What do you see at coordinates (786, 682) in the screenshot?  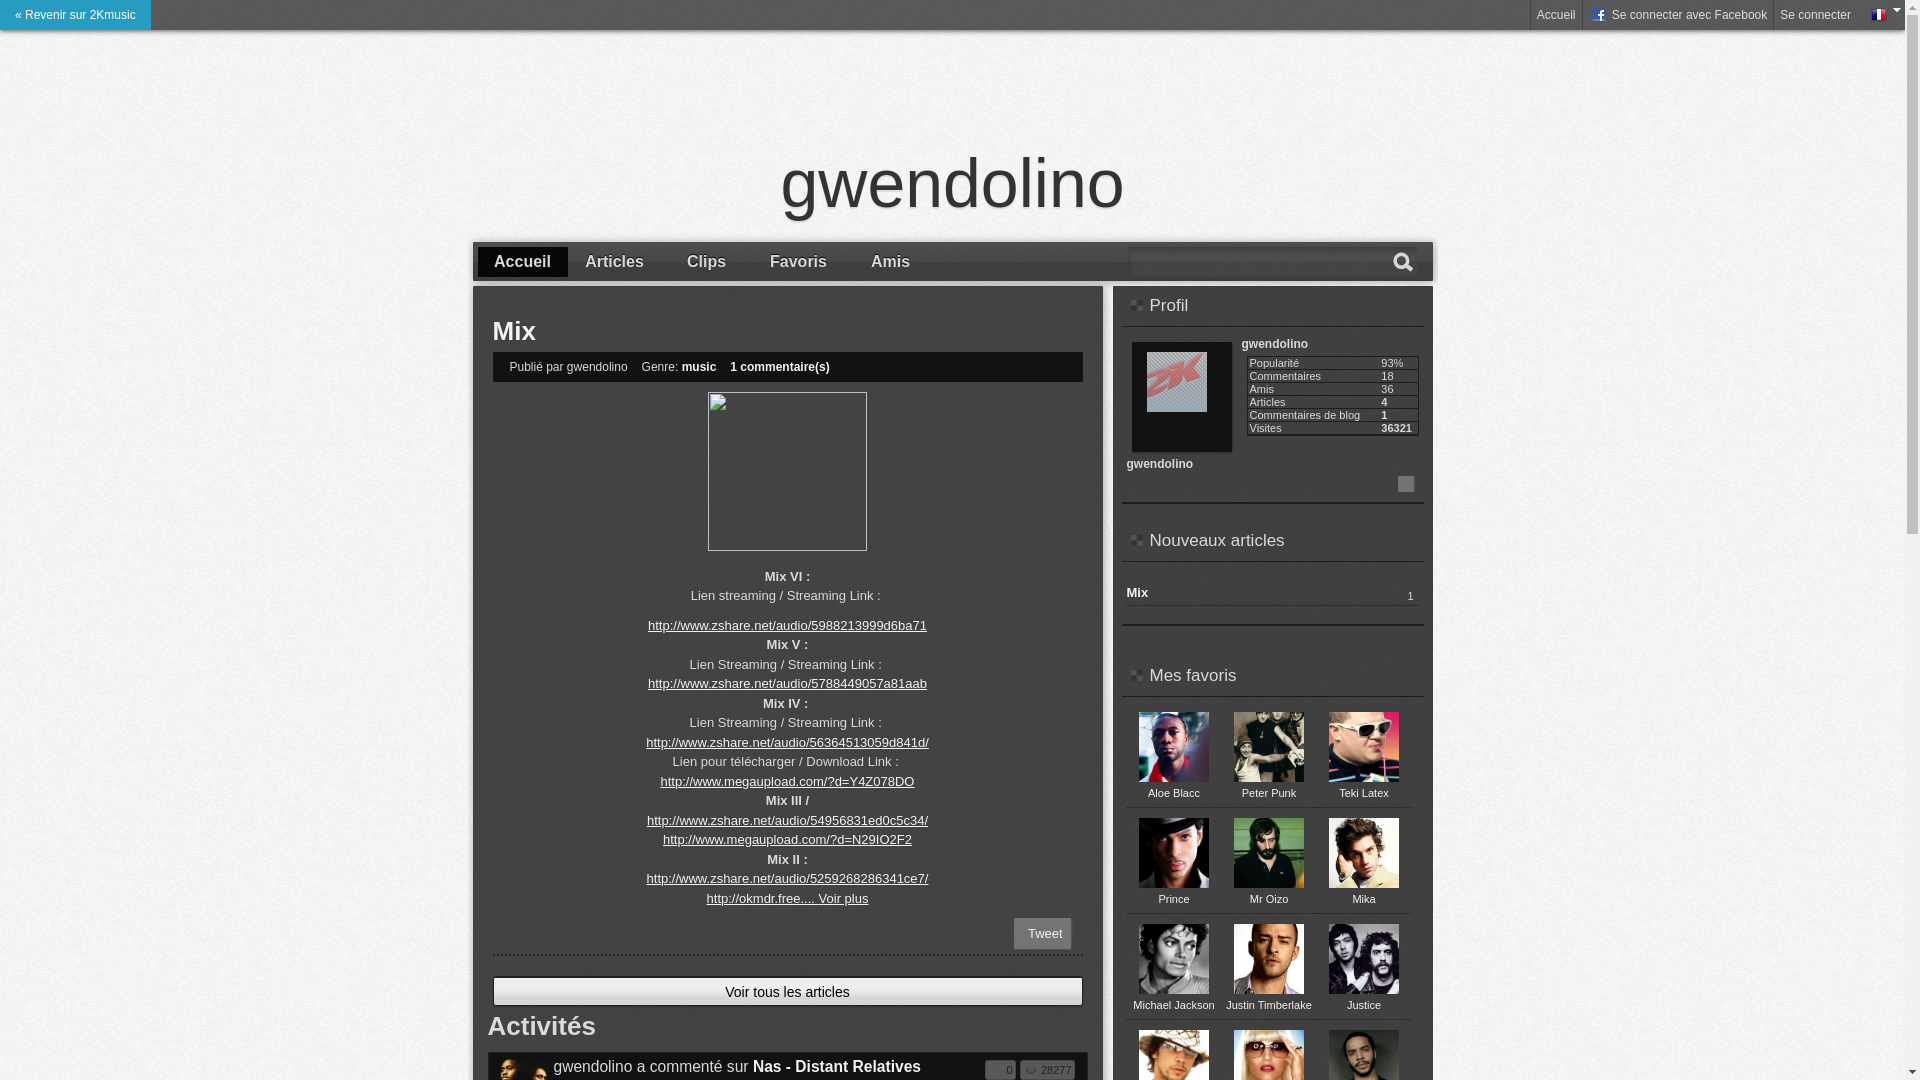 I see `'http://www.zshare.net/audio/5788449057a81aab'` at bounding box center [786, 682].